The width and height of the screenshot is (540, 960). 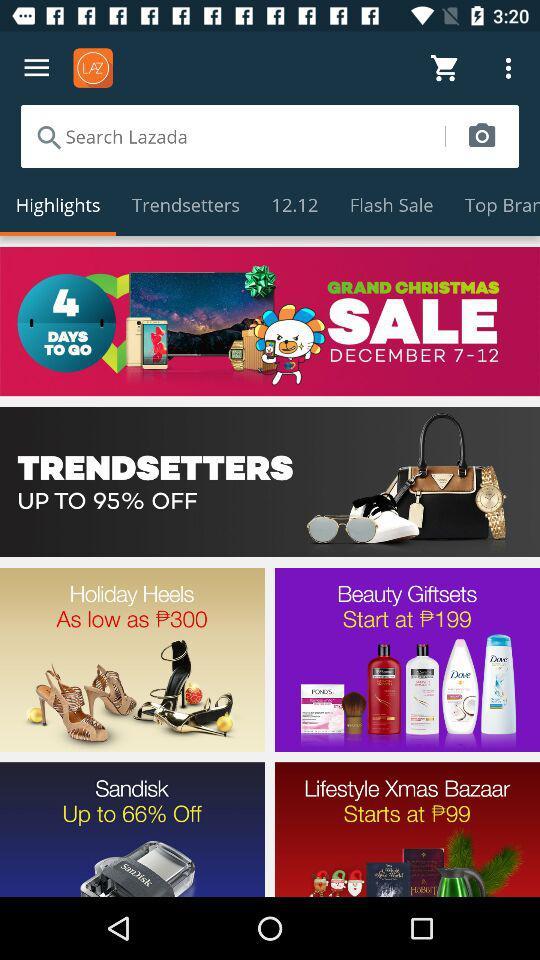 I want to click on open the windows, so click(x=270, y=321).